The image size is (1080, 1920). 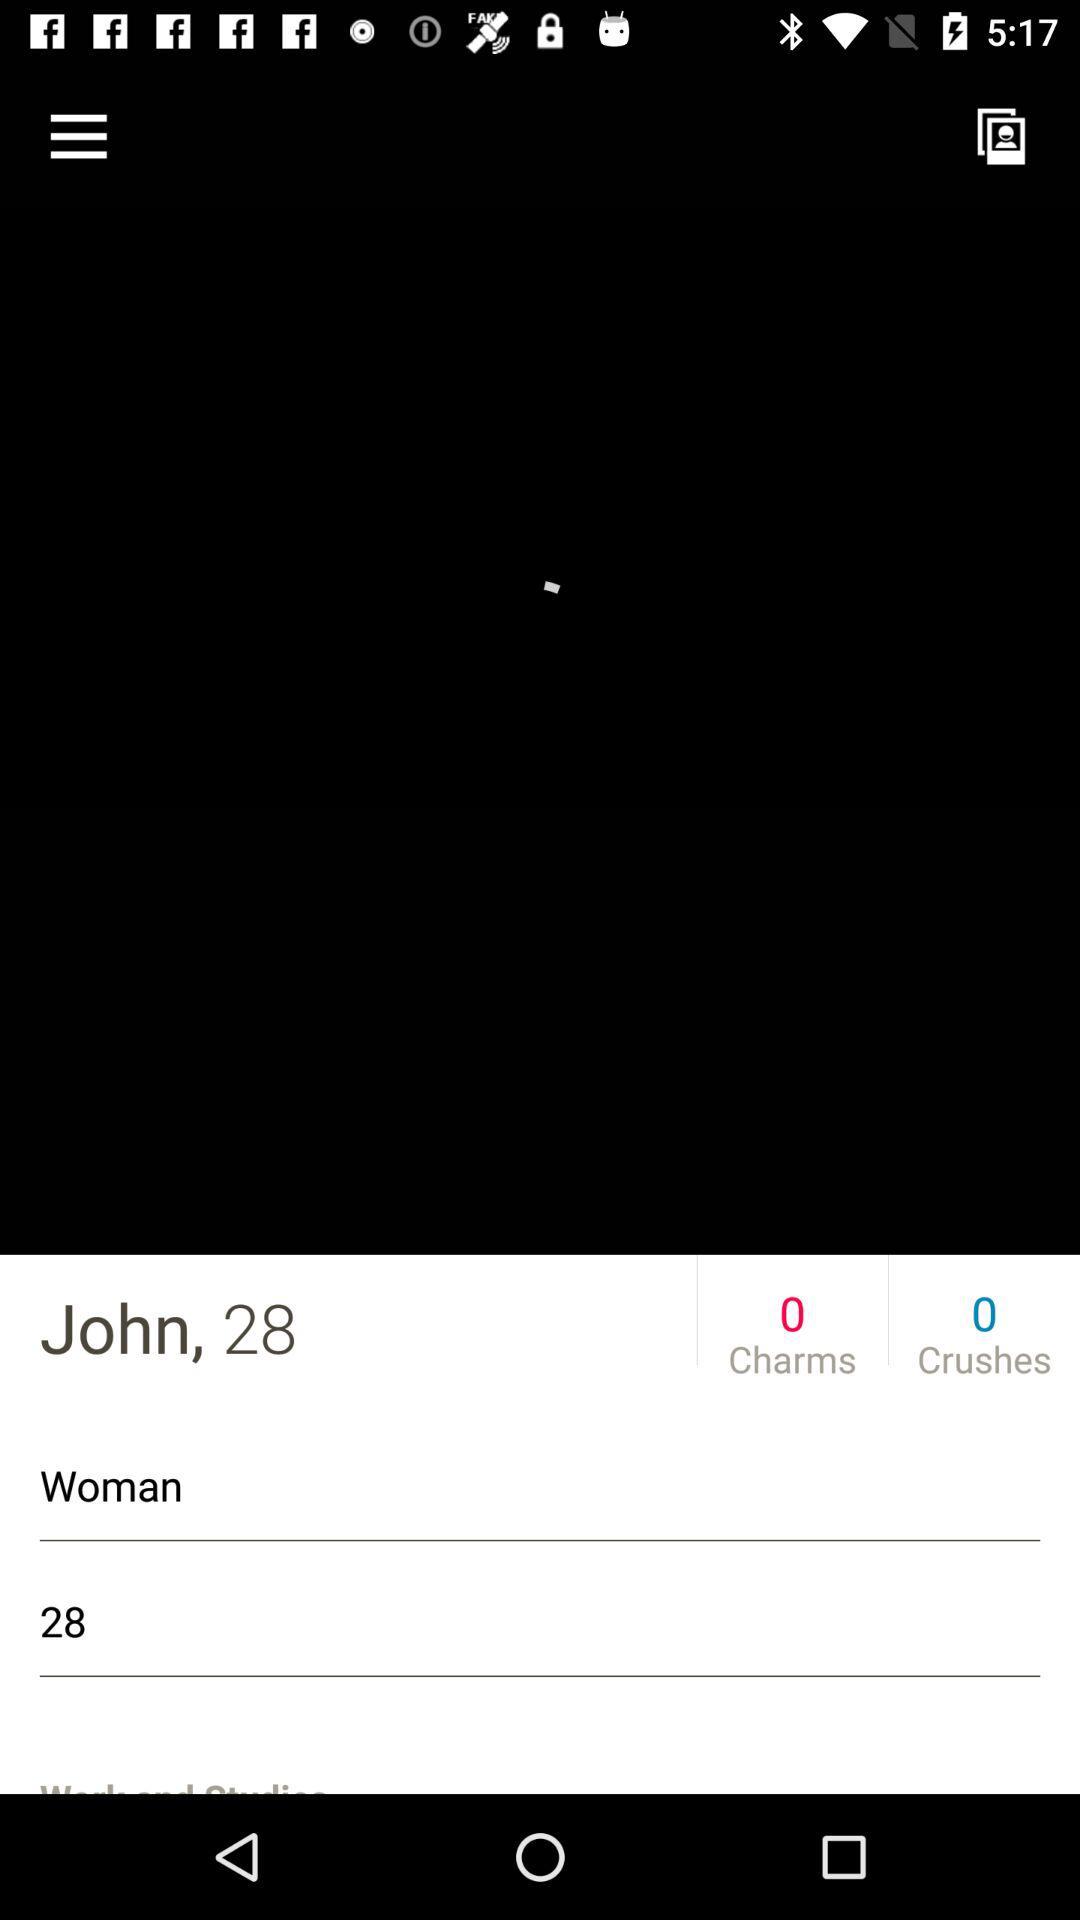 What do you see at coordinates (1001, 135) in the screenshot?
I see `the wallpaper icon` at bounding box center [1001, 135].